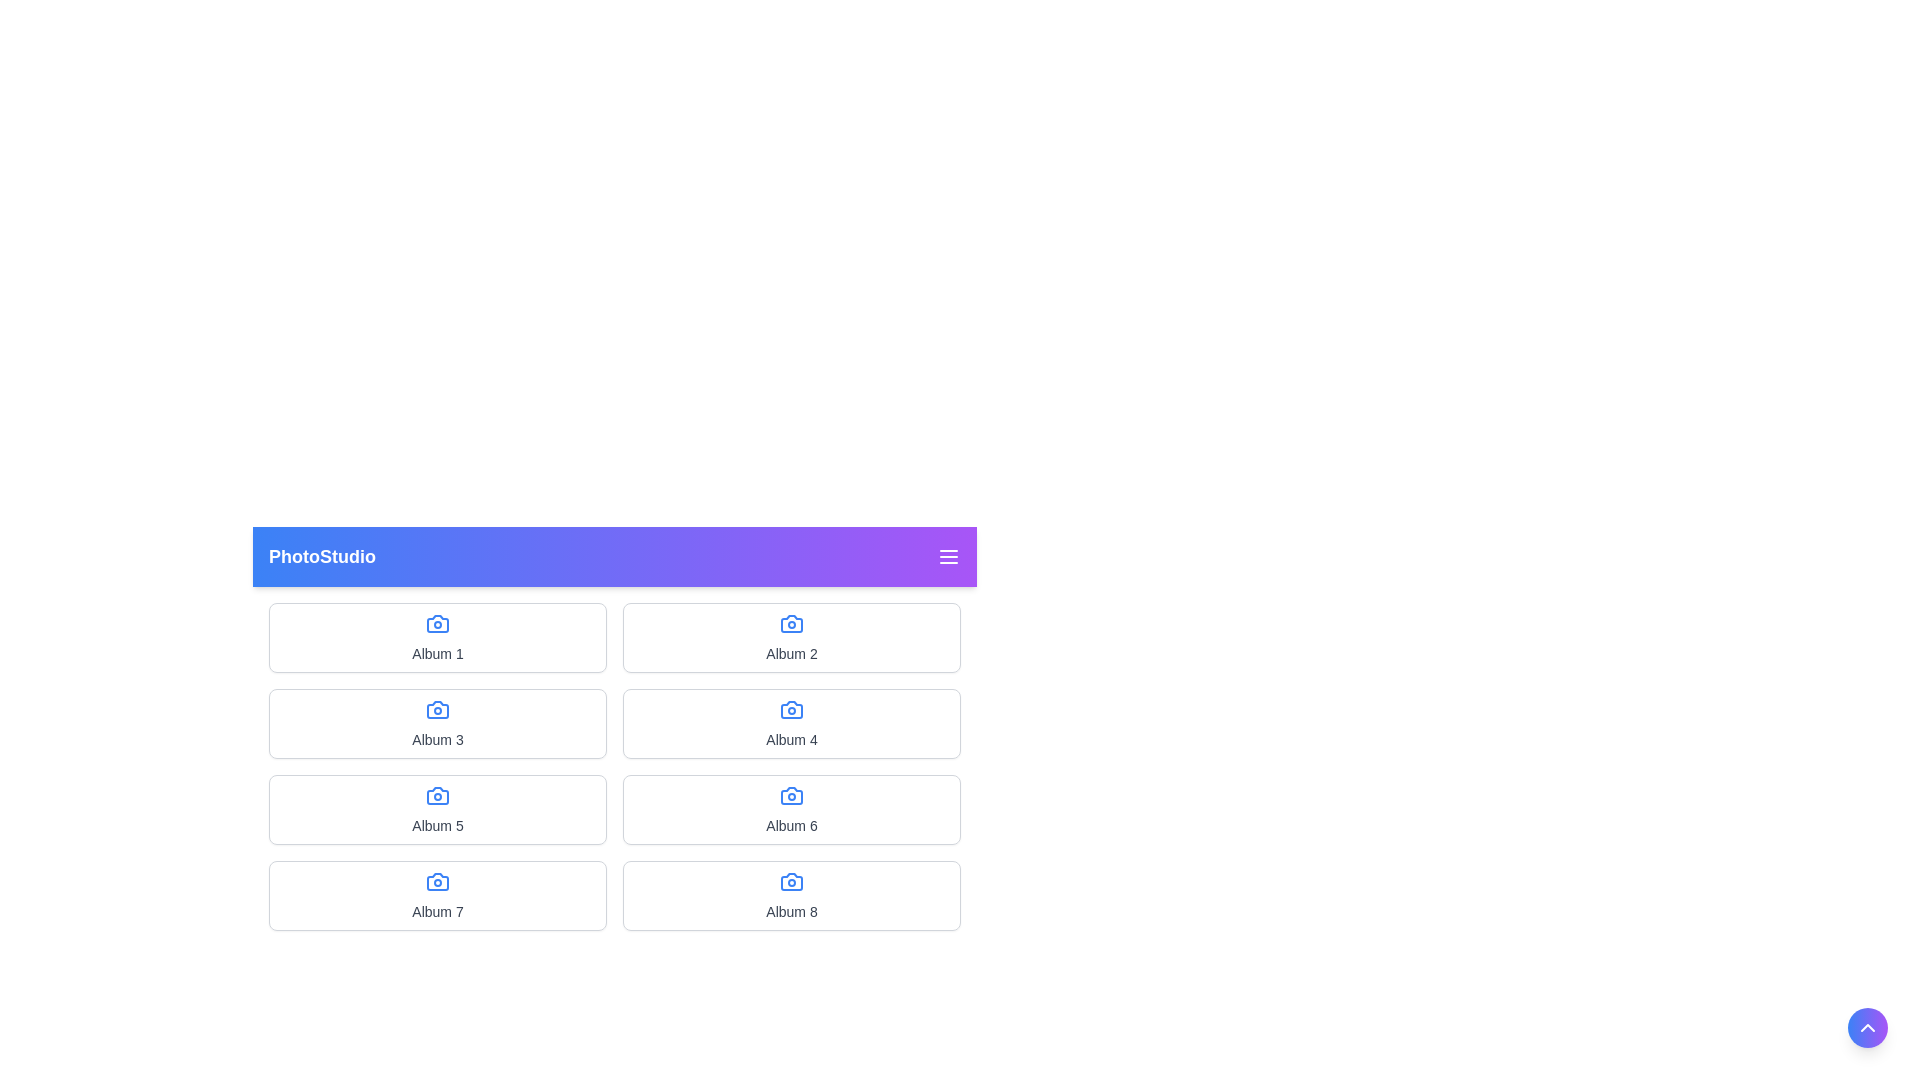 The height and width of the screenshot is (1080, 1920). I want to click on the camera icon located at the top center of the card labeled 'Album 5', so click(436, 794).